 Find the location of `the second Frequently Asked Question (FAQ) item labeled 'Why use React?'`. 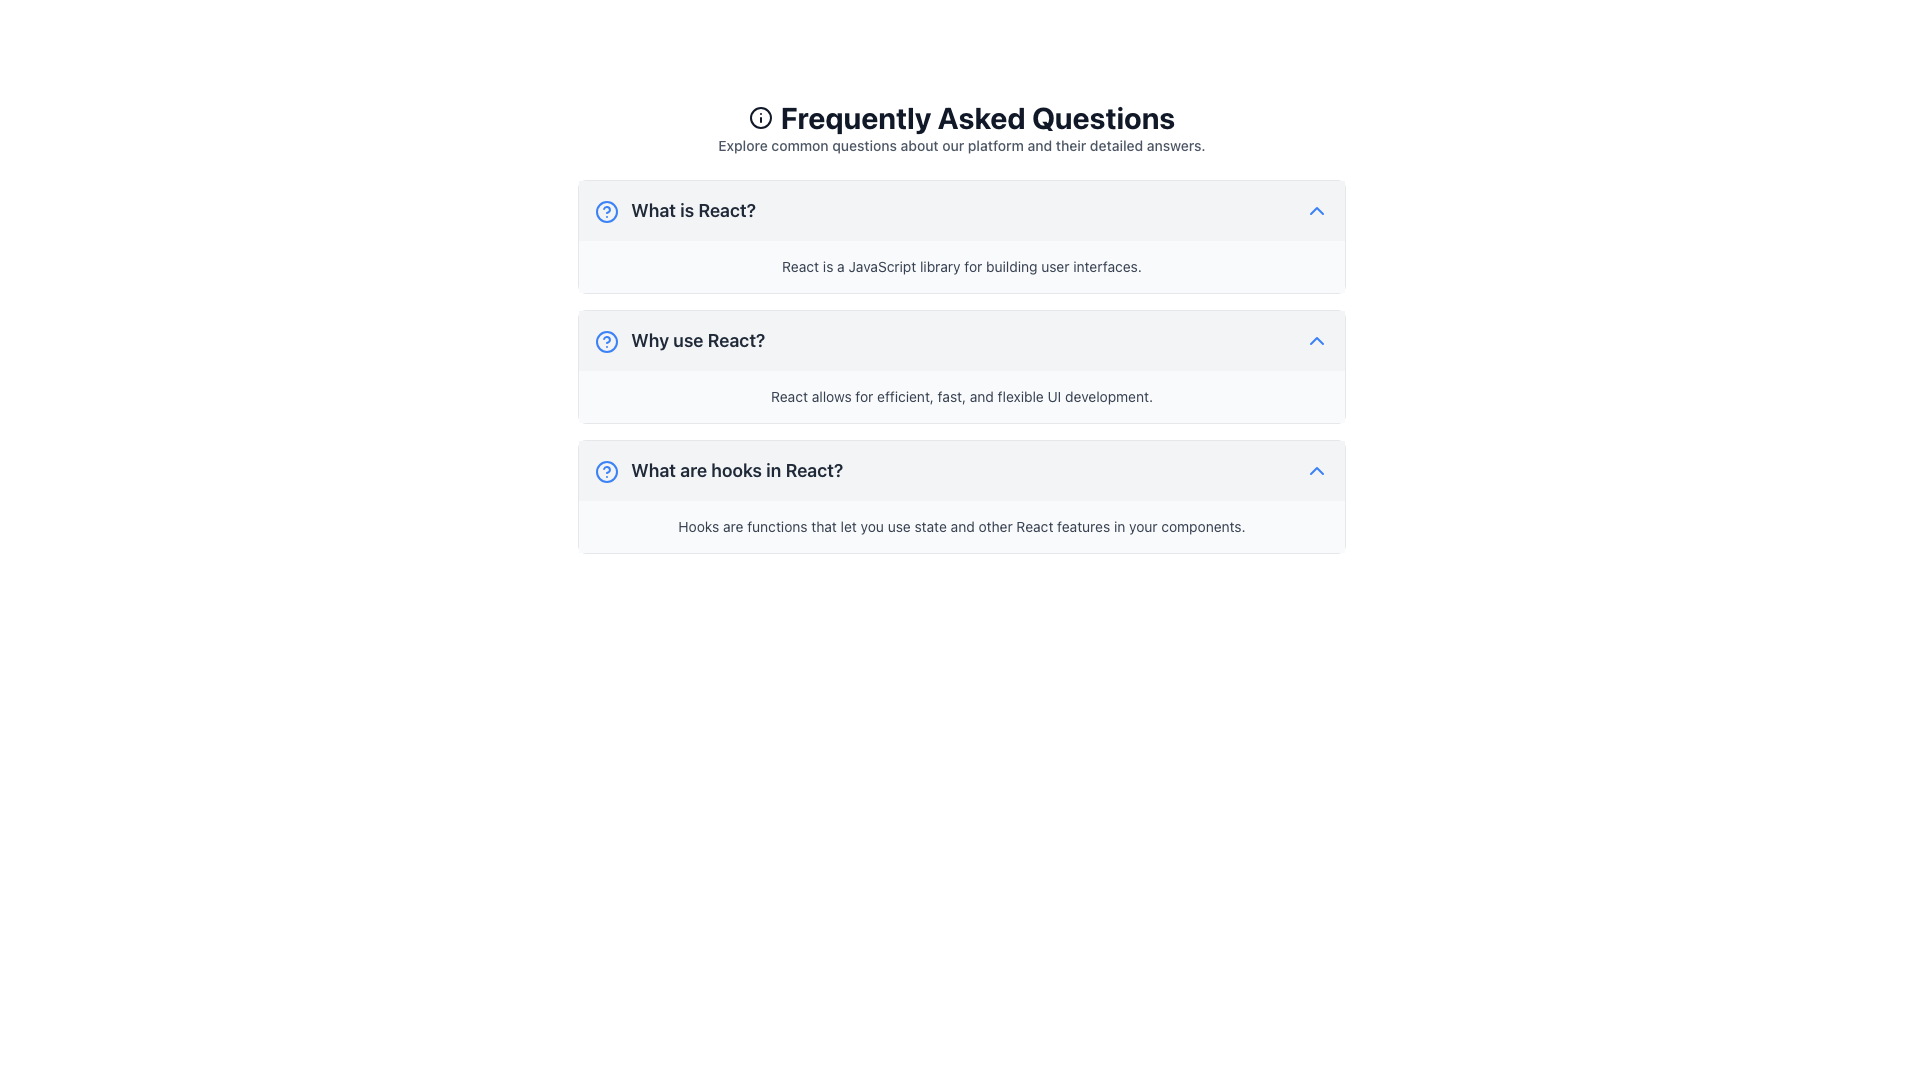

the second Frequently Asked Question (FAQ) item labeled 'Why use React?' is located at coordinates (961, 334).